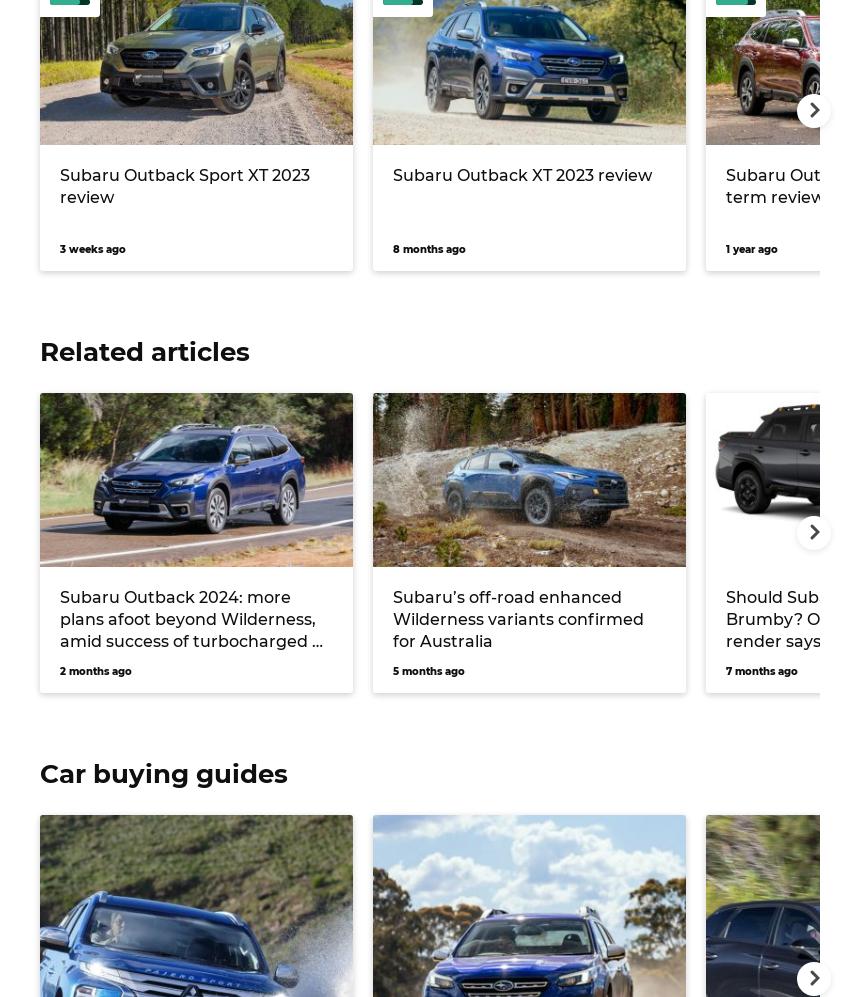  Describe the element at coordinates (183, 185) in the screenshot. I see `'Subaru Outback Sport XT 2023 review'` at that location.